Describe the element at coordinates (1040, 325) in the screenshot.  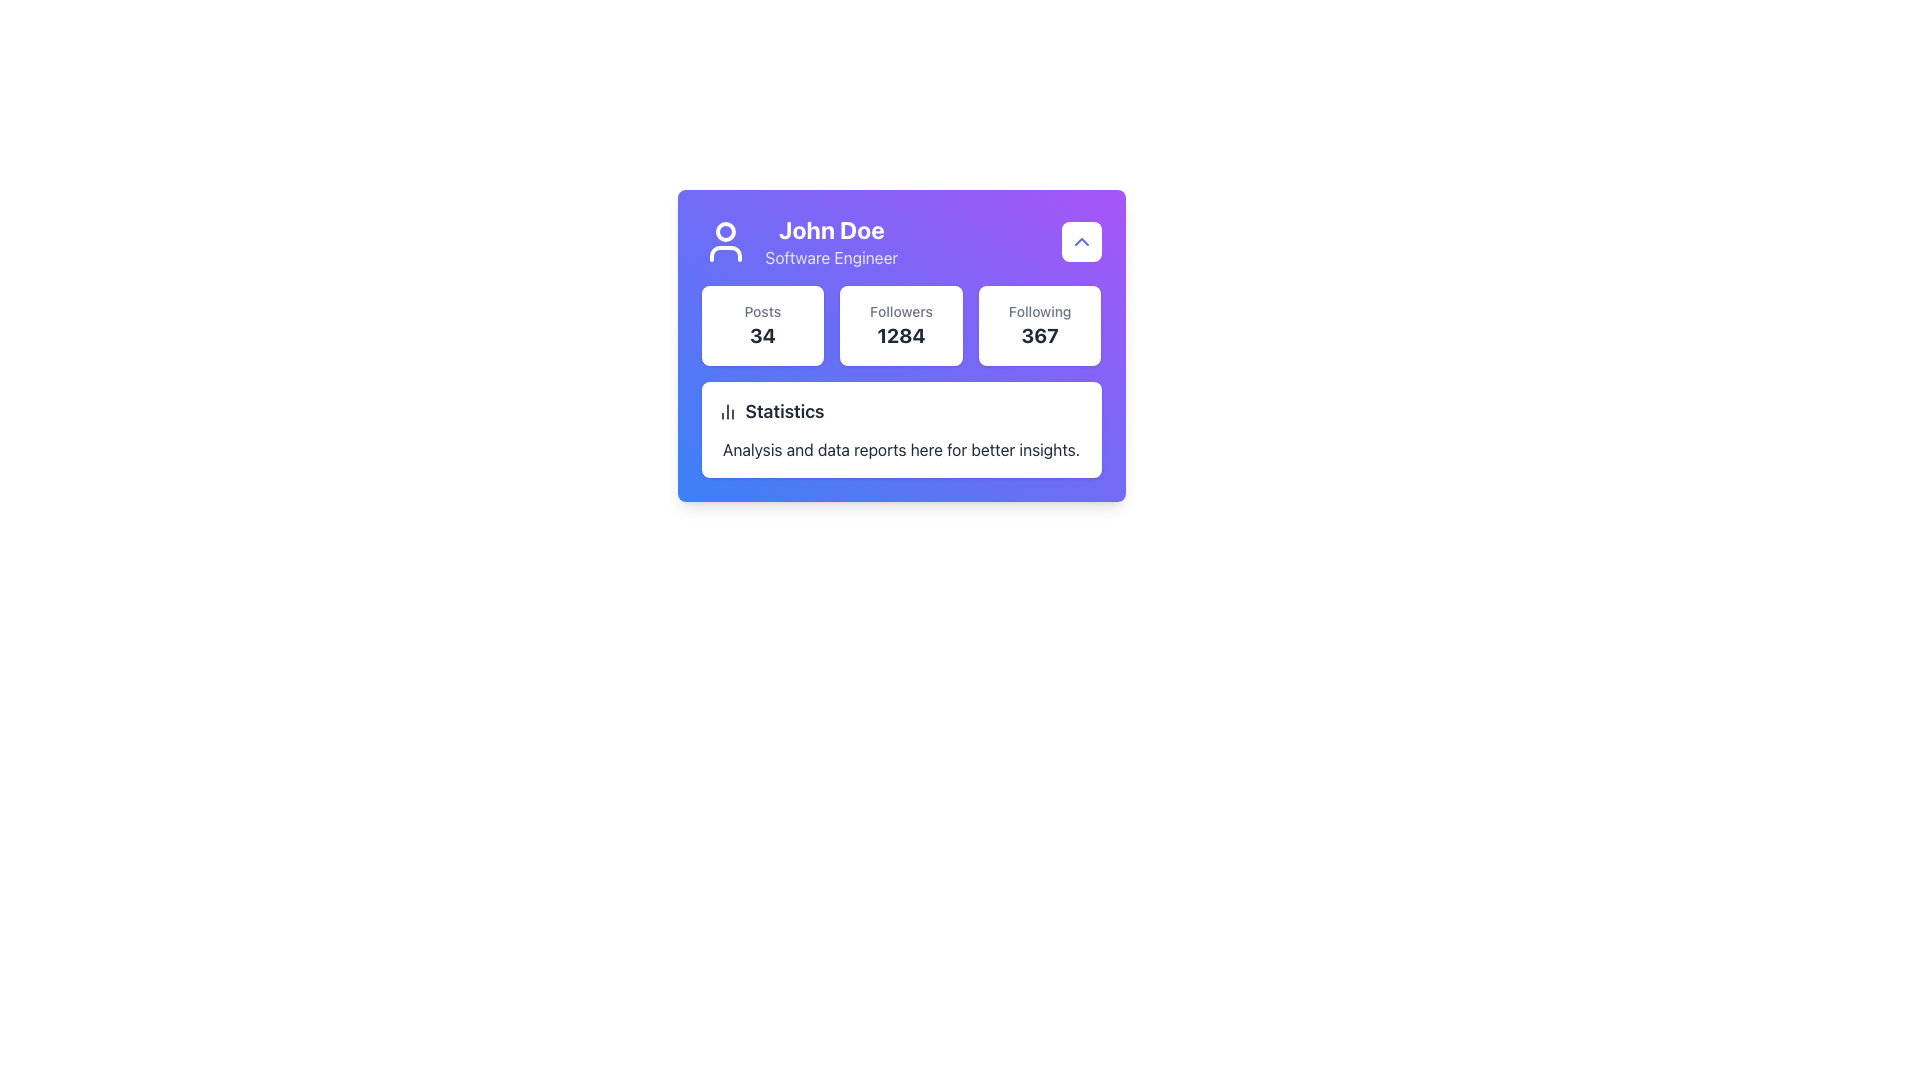
I see `the Informational card displaying 'Following' and '367', which is the third card in a row of three, positioned to the far right with a white background and rounded corners` at that location.